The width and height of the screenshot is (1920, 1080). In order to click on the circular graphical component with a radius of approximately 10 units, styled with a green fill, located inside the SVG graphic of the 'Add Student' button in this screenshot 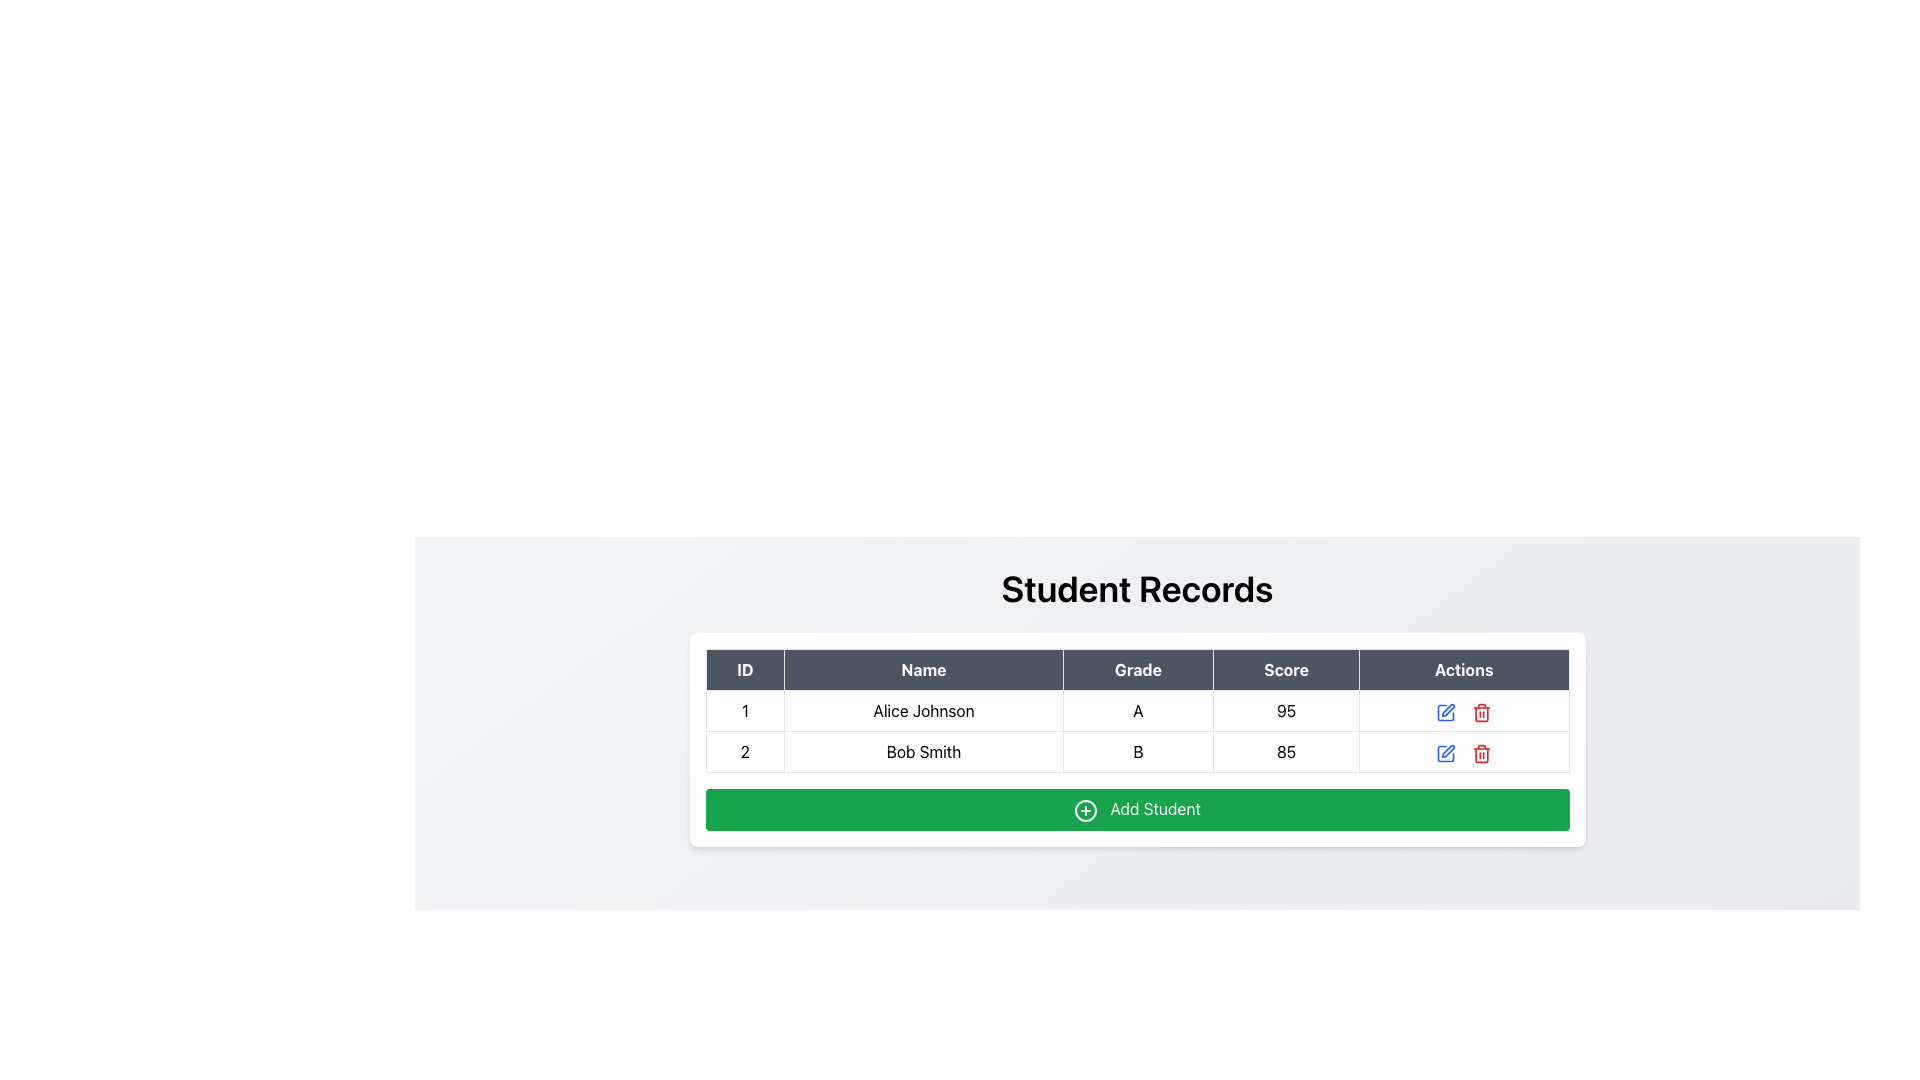, I will do `click(1085, 810)`.